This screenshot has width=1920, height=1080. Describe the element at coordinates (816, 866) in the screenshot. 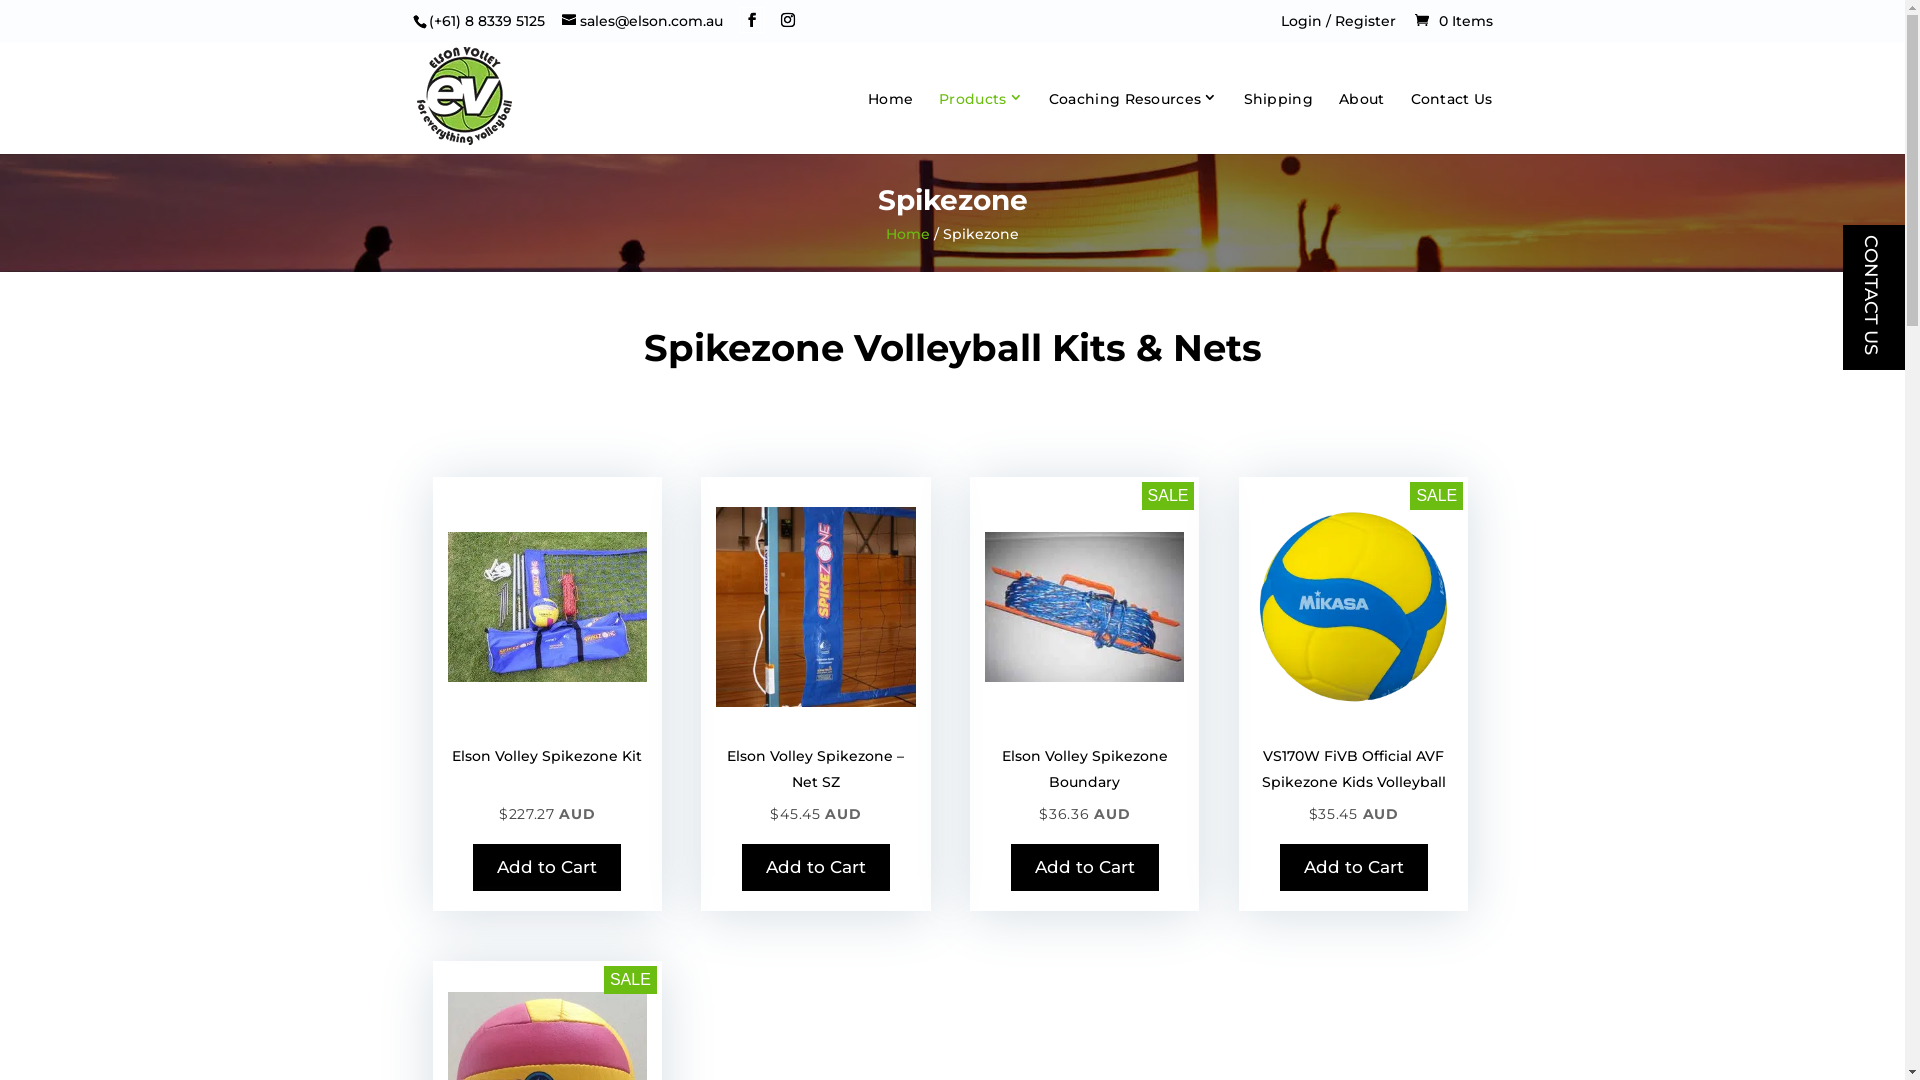

I see `'Add to Cart'` at that location.